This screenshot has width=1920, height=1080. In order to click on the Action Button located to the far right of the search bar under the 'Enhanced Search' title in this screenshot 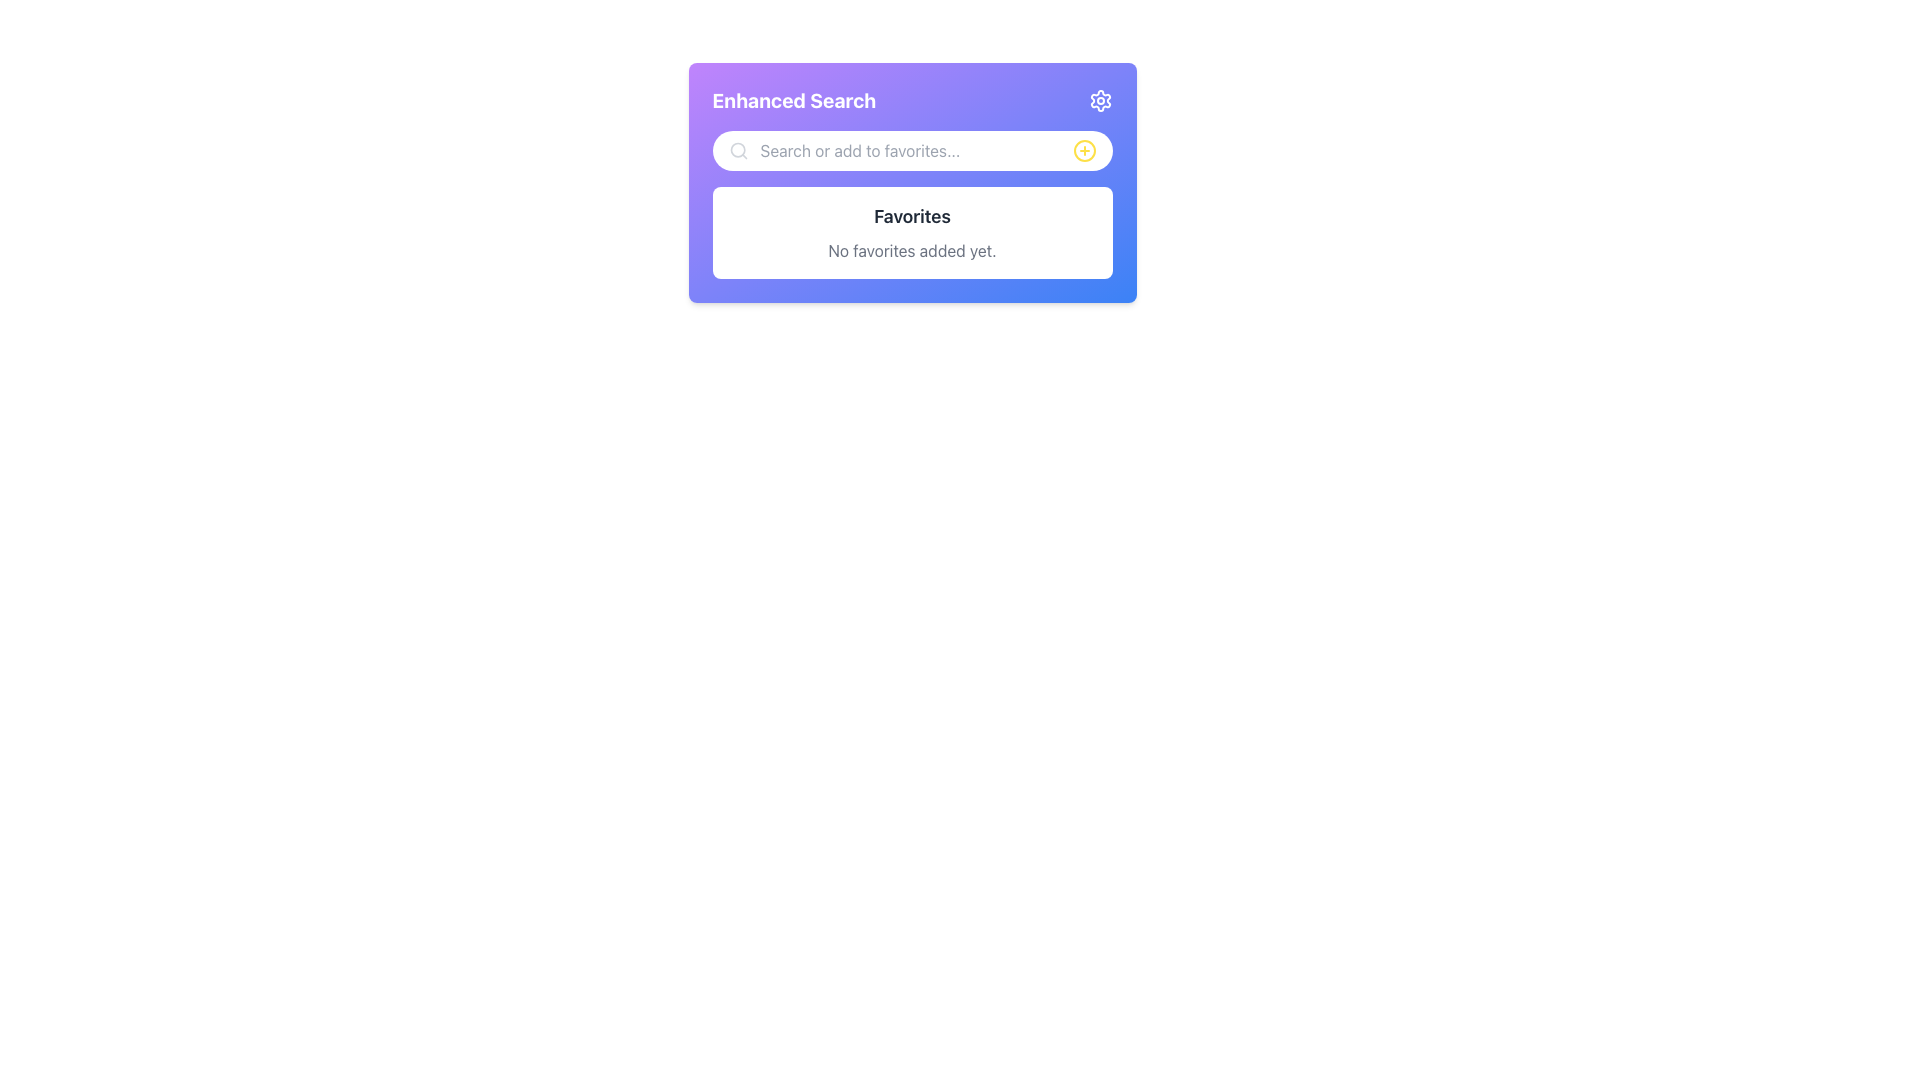, I will do `click(1083, 149)`.